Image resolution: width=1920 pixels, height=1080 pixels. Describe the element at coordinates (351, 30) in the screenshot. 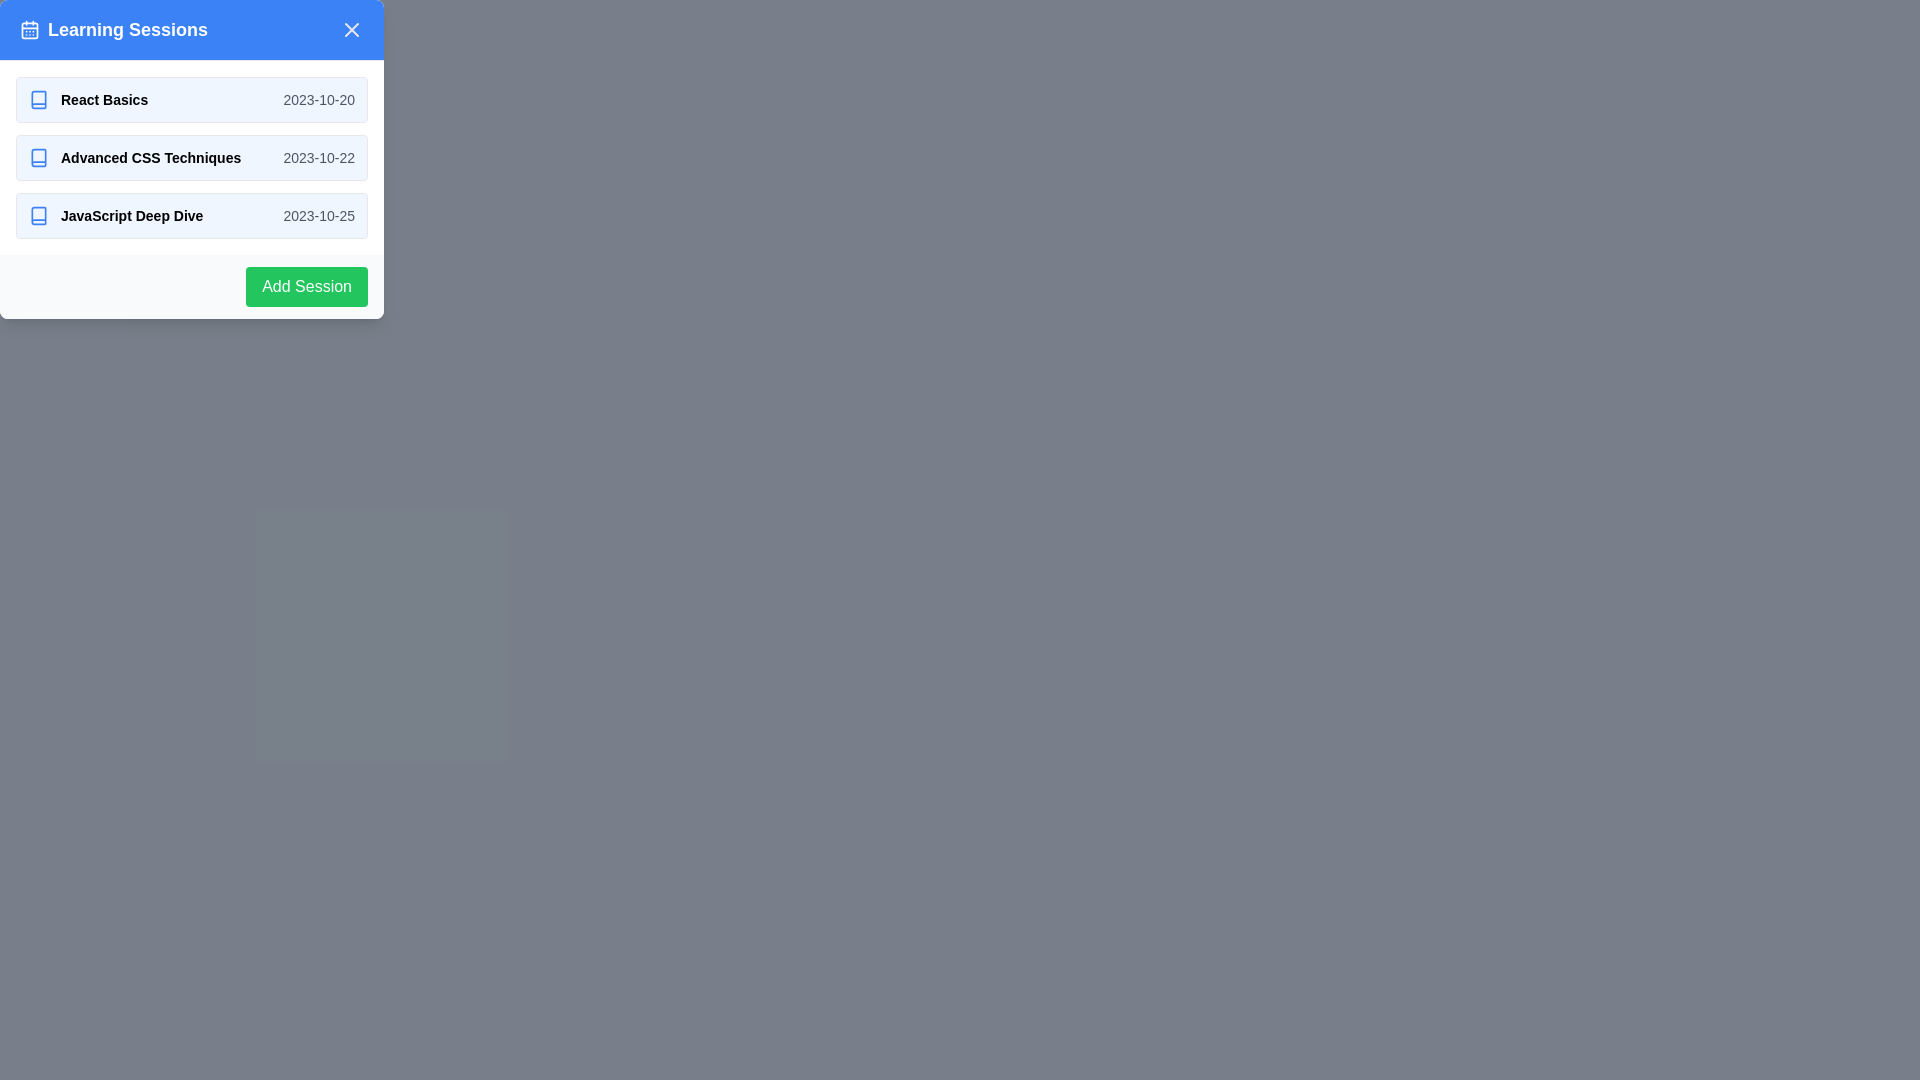

I see `the close button (X icon) in the upper right corner of the 'Learning Sessions' header using keyboard navigation` at that location.